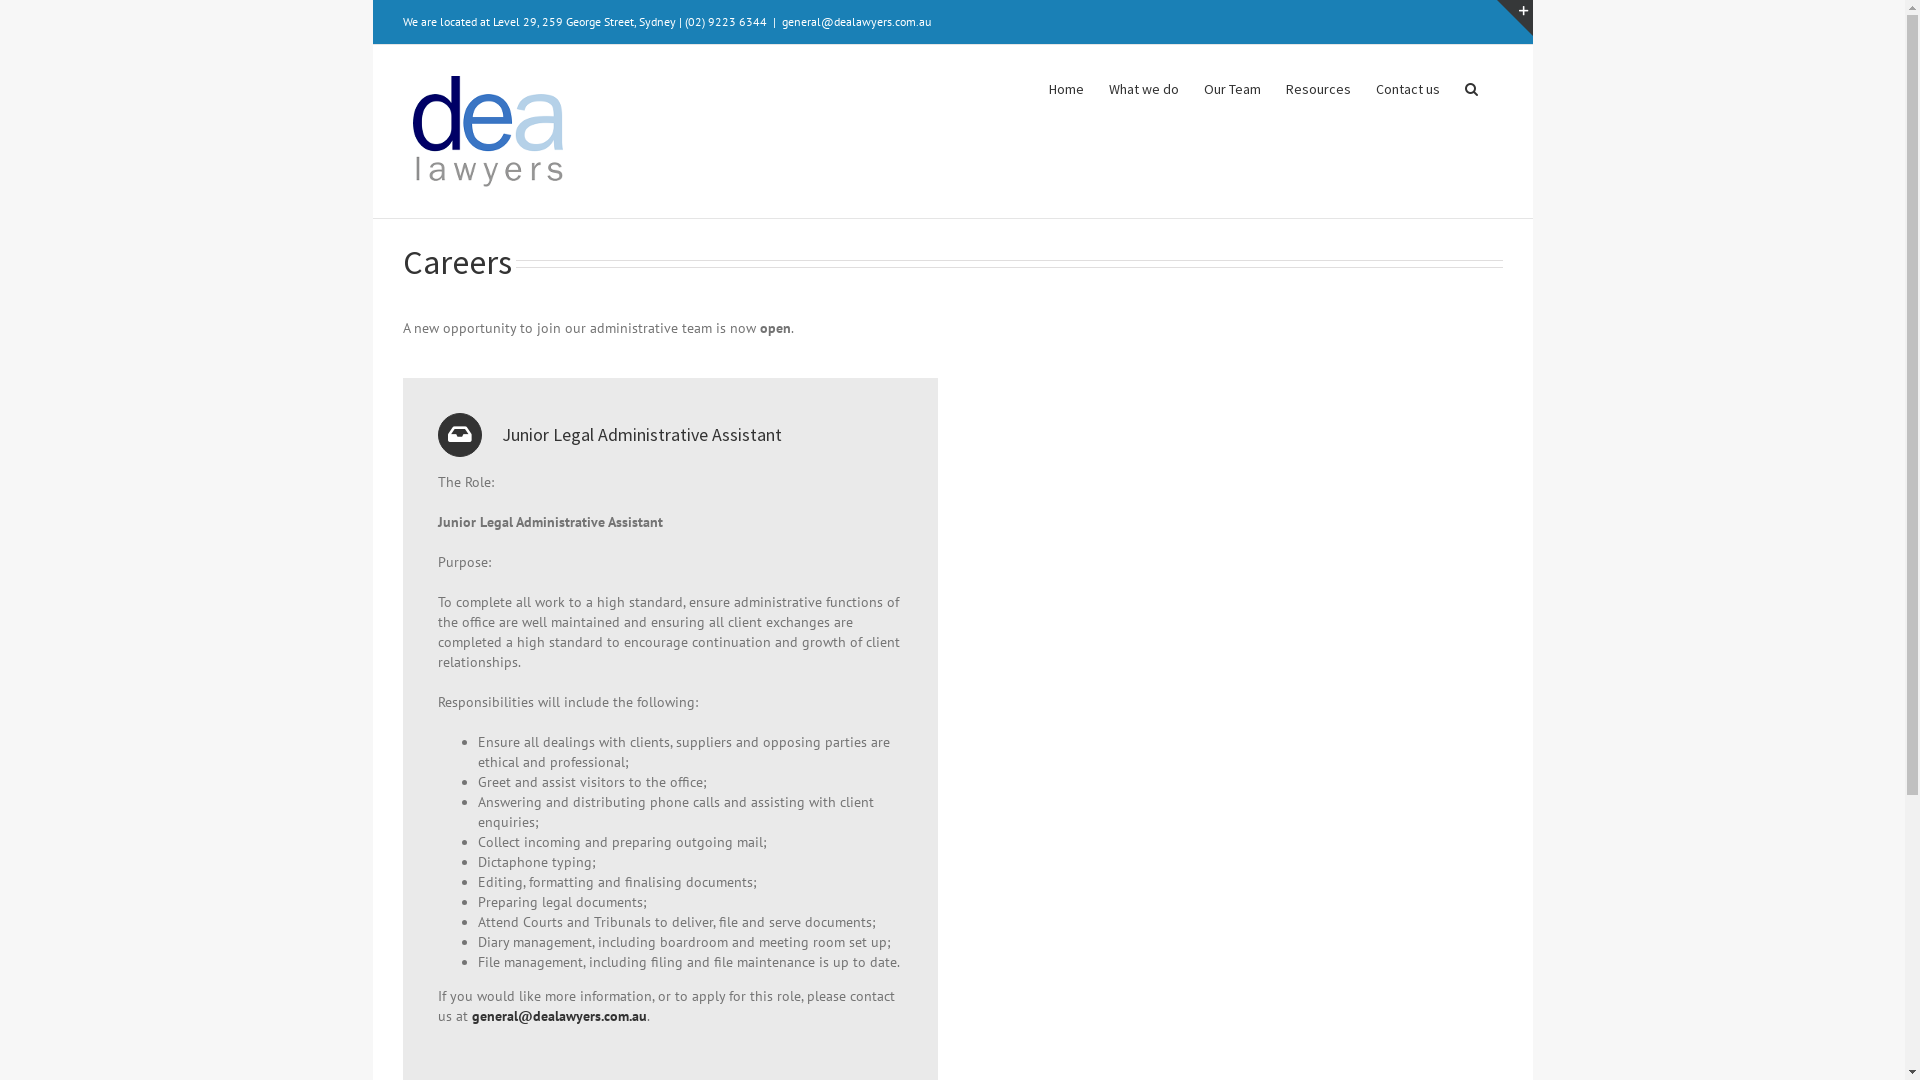 The height and width of the screenshot is (1080, 1920). Describe the element at coordinates (1142, 86) in the screenshot. I see `'What we do'` at that location.